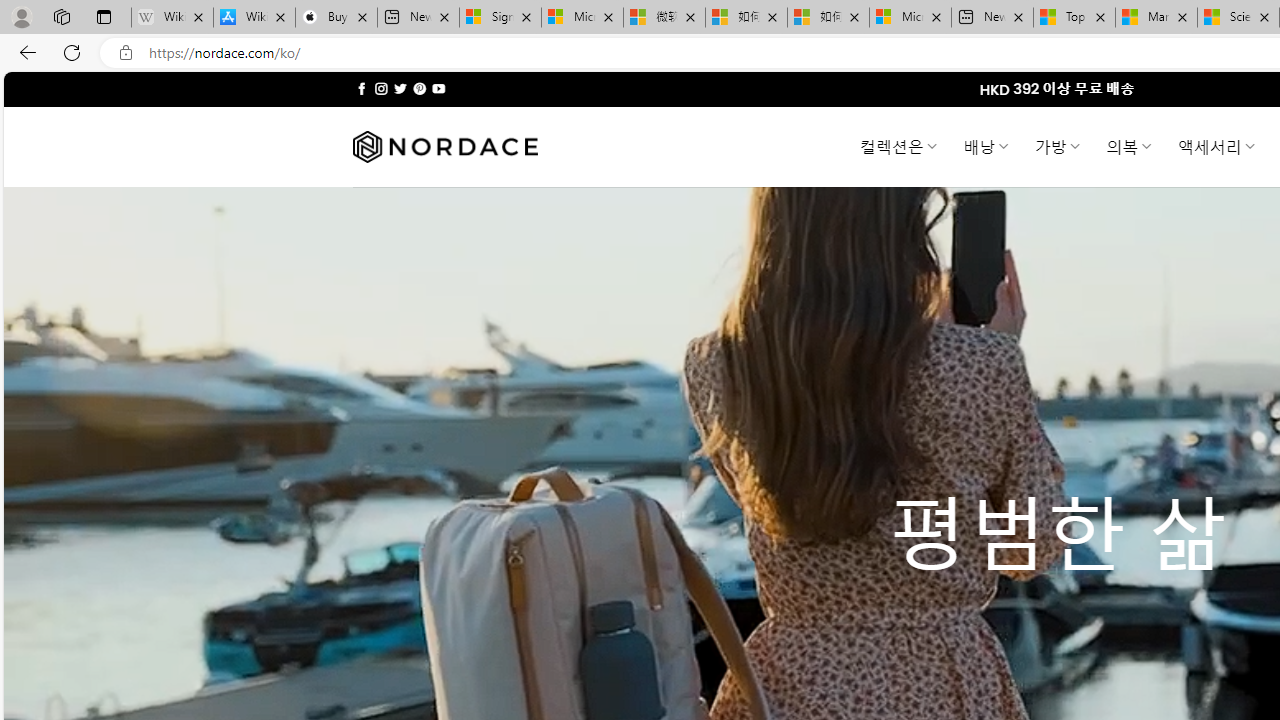 This screenshot has height=720, width=1280. Describe the element at coordinates (381, 88) in the screenshot. I see `'Follow on Instagram'` at that location.